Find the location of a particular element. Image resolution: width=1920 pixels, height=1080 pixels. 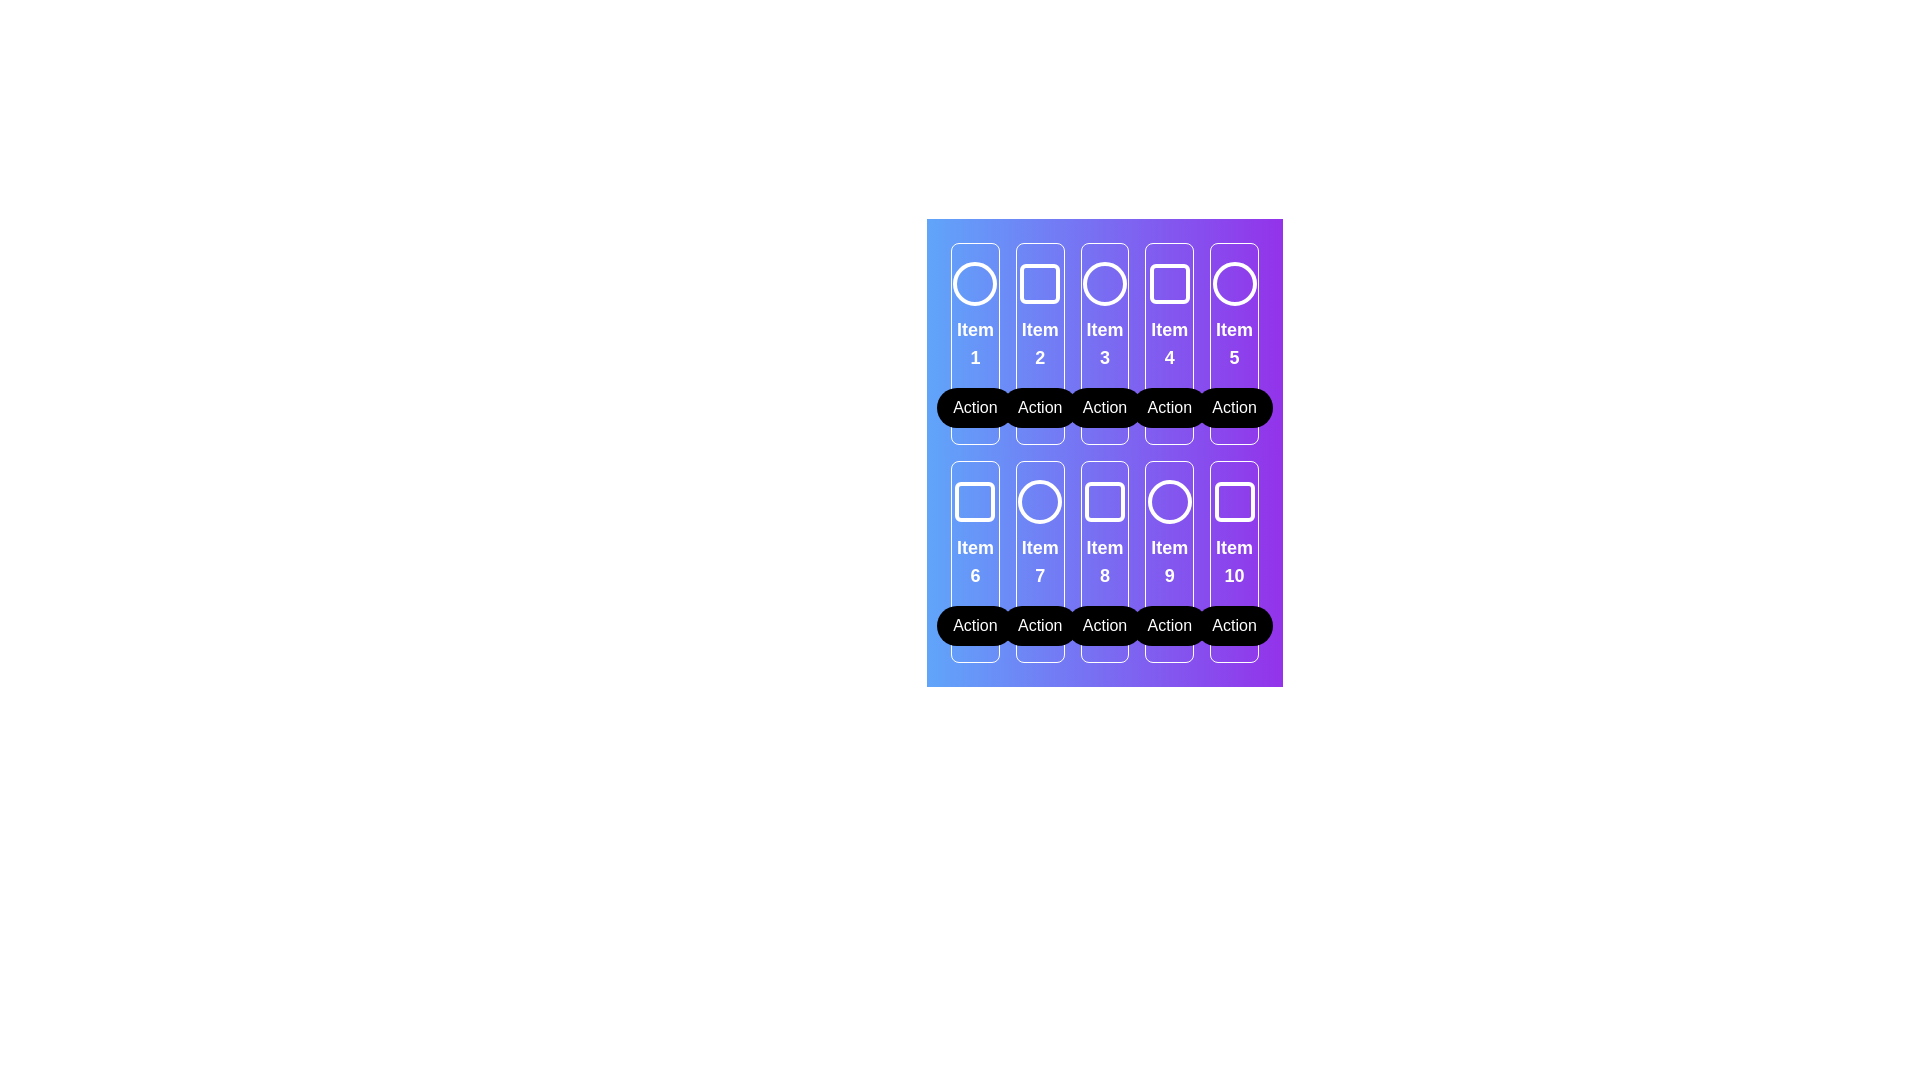

the primary action button associated with 'Item 2', which is located directly below the label 'Item 2' in the top row of the grid is located at coordinates (1040, 407).